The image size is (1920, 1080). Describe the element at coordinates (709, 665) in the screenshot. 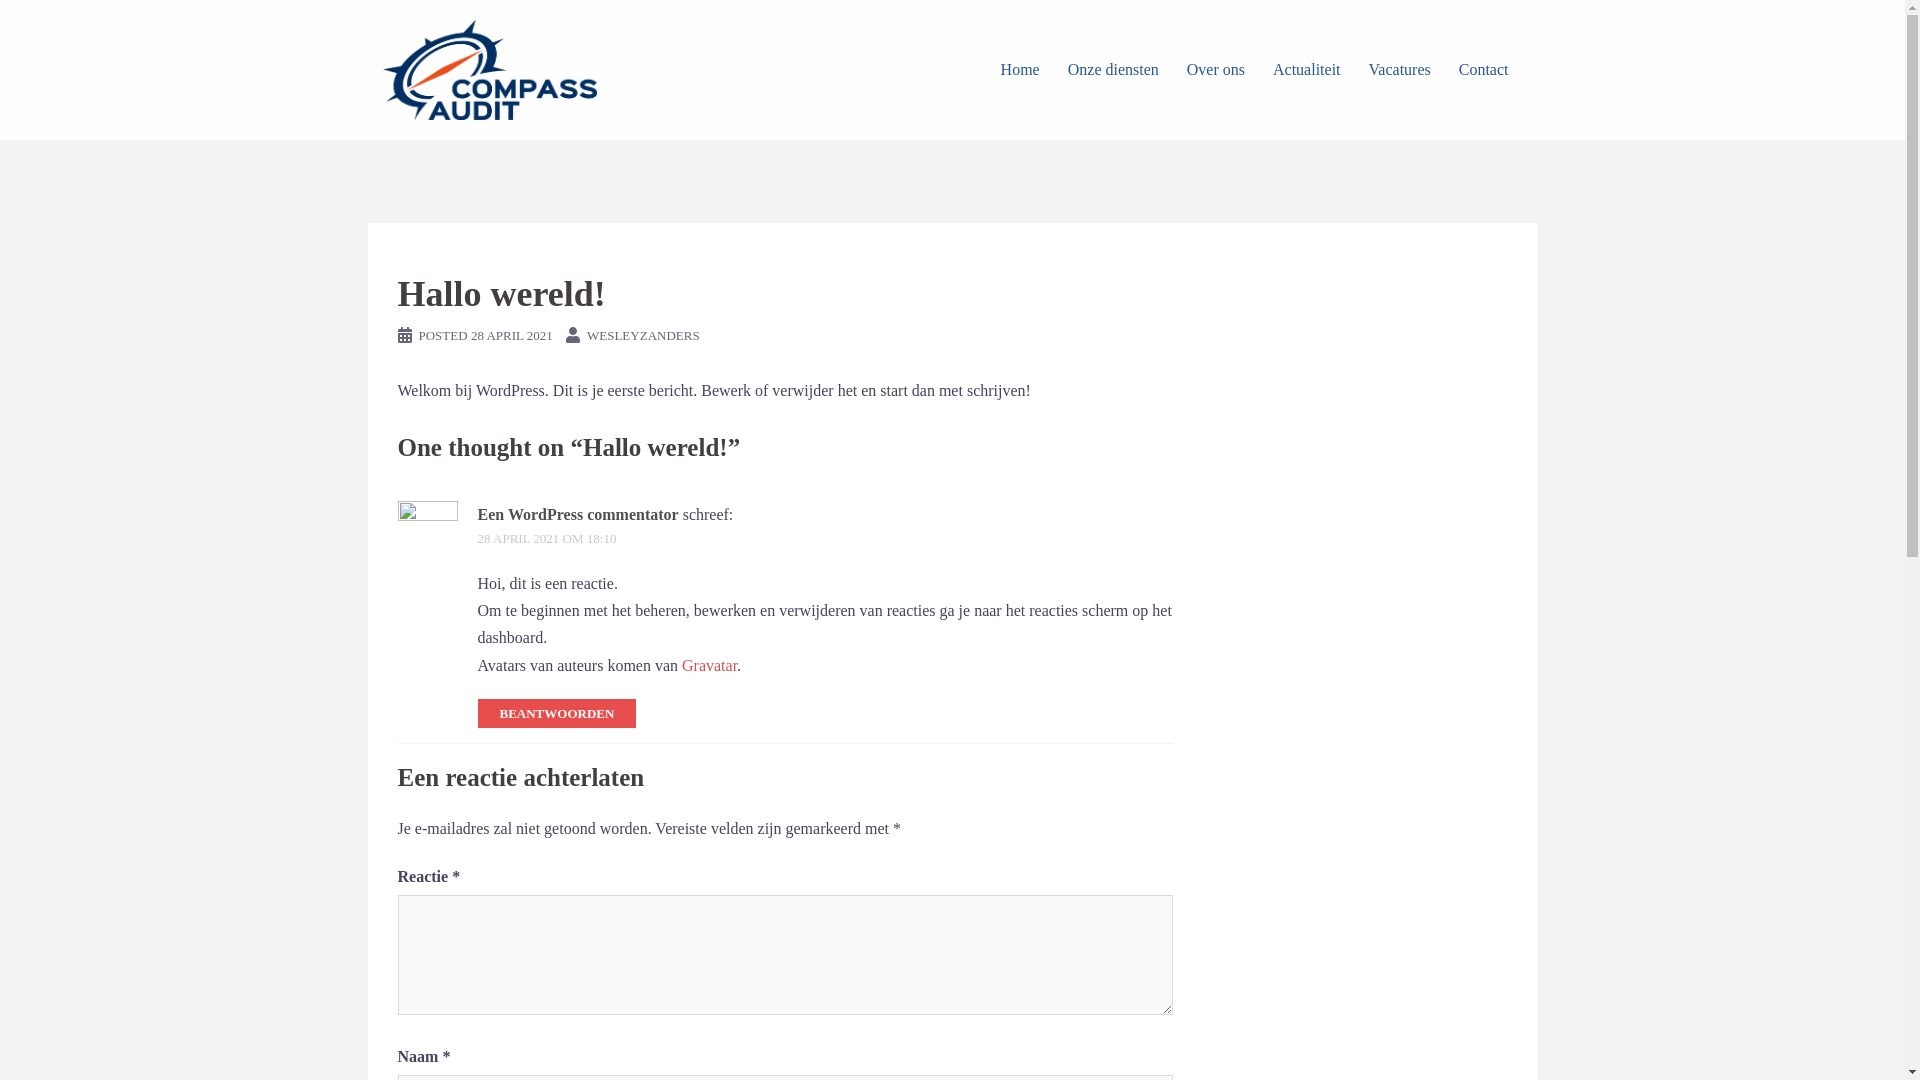

I see `'Gravatar'` at that location.